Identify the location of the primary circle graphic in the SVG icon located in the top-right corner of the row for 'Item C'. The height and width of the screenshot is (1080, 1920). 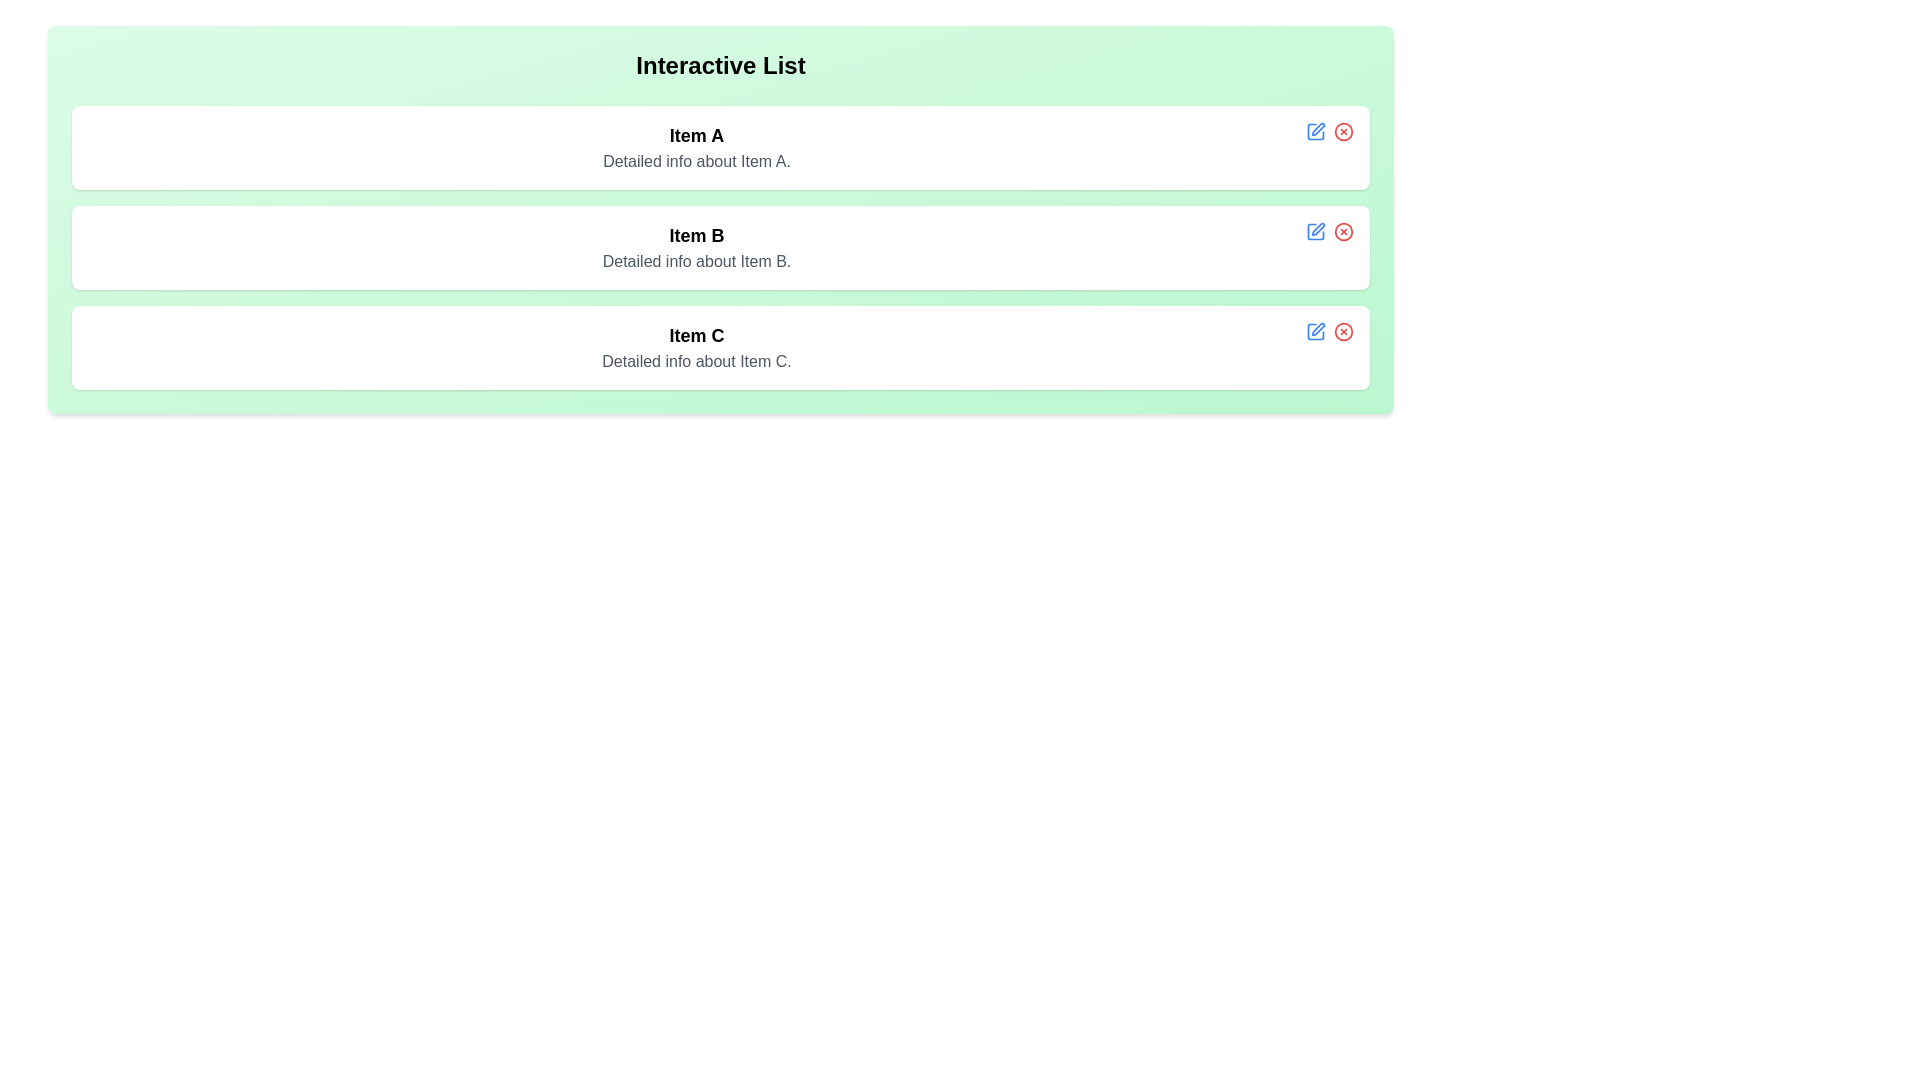
(1344, 330).